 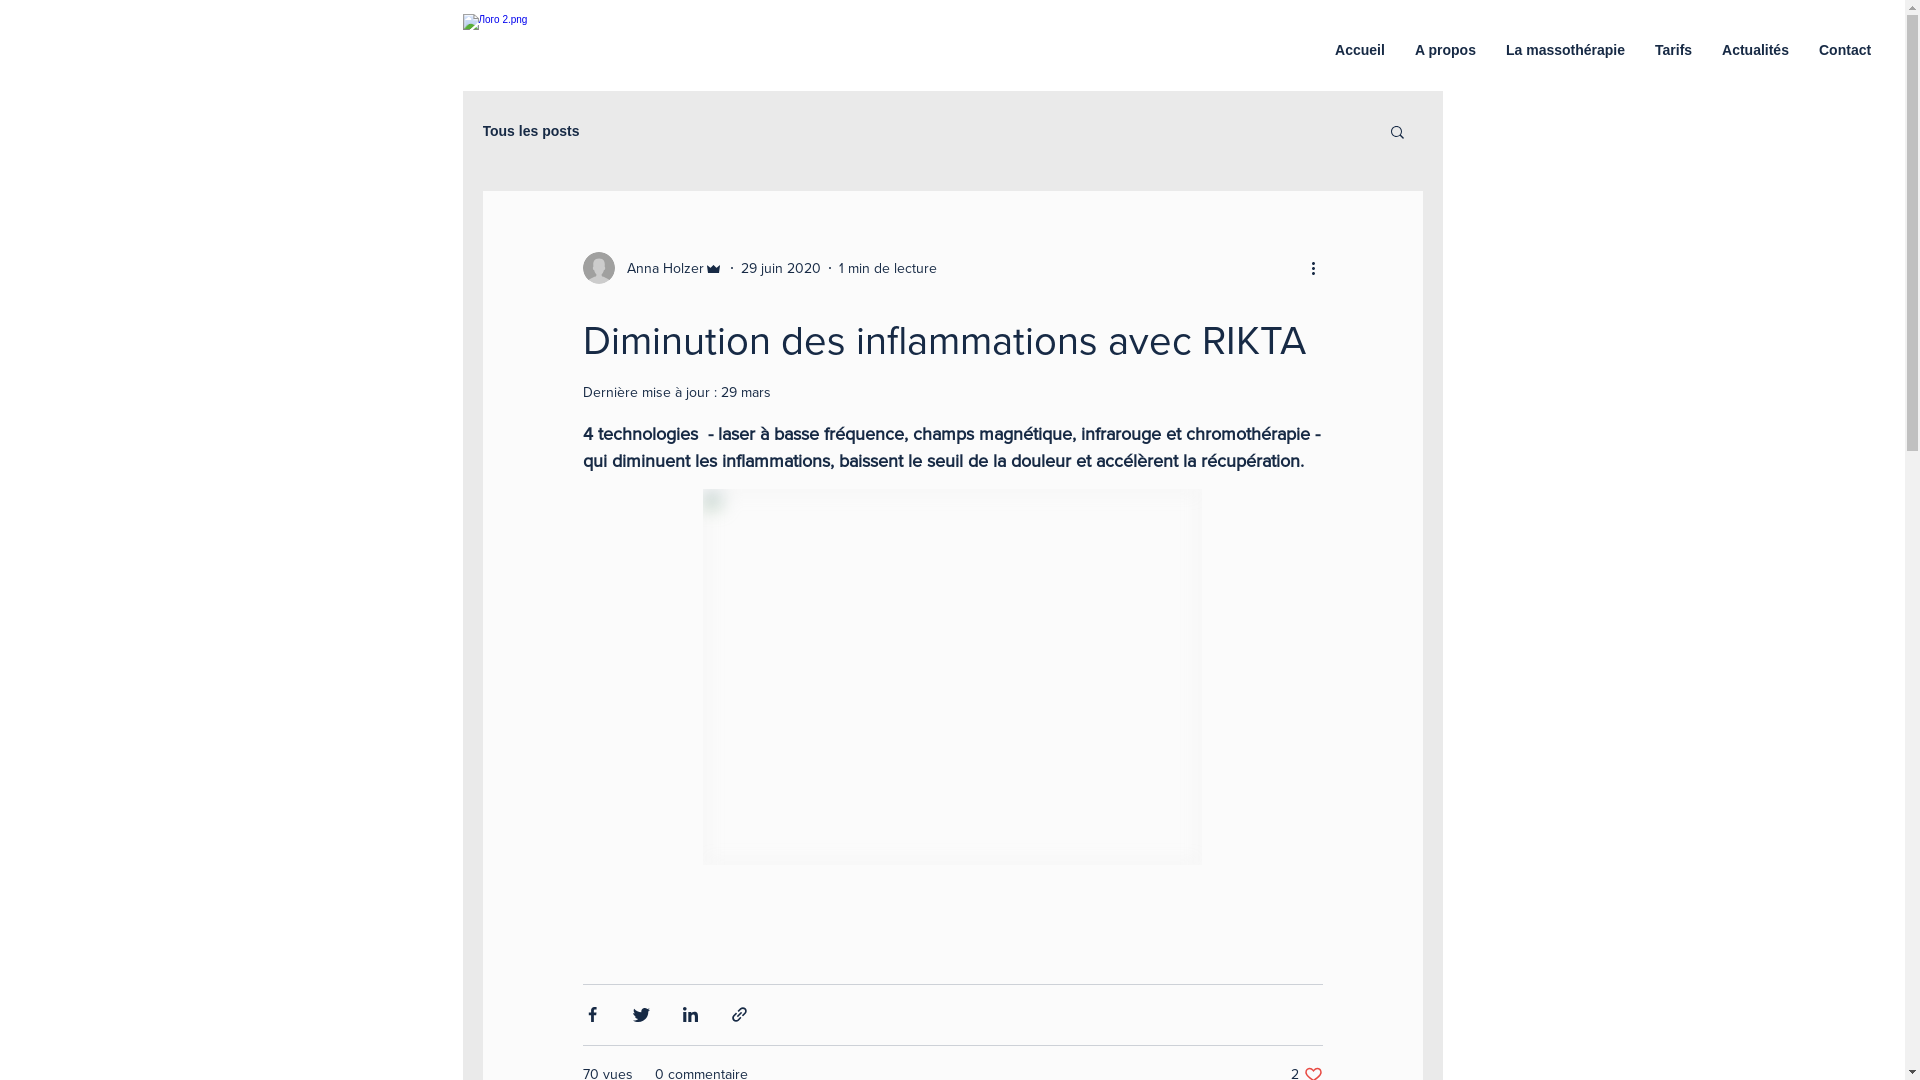 I want to click on 'Tarifs', so click(x=1673, y=49).